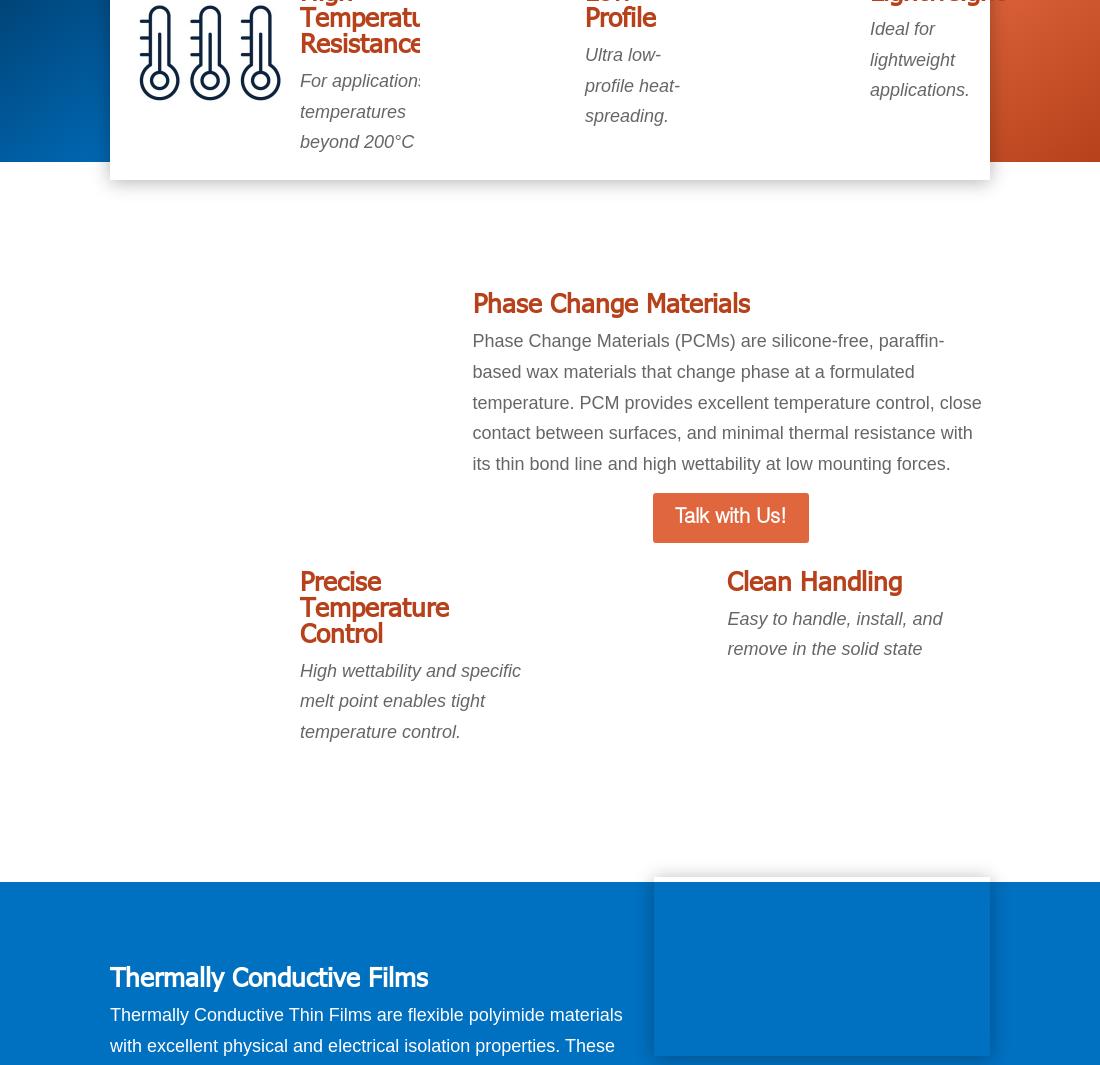 The image size is (1100, 1065). I want to click on 'Ultra low-profile heat-spreading.', so click(631, 84).